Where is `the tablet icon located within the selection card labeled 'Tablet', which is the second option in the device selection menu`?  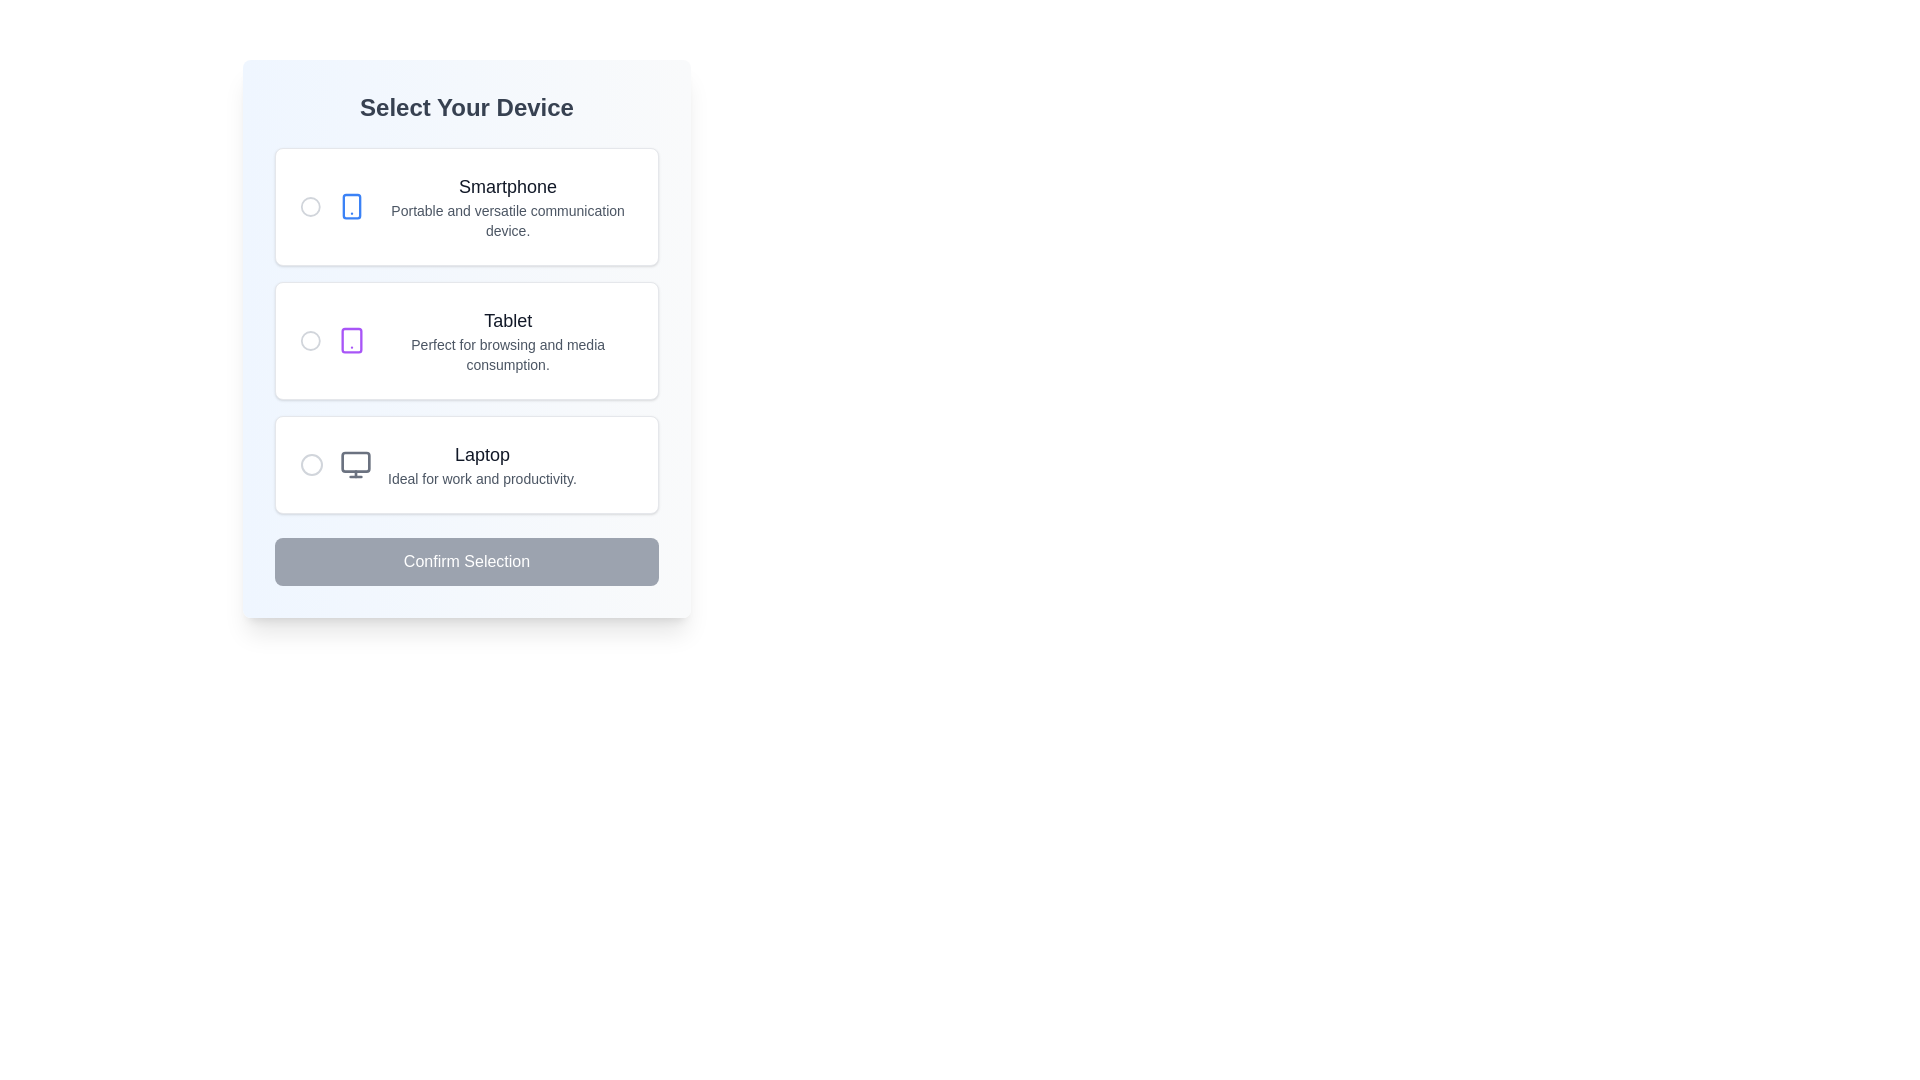 the tablet icon located within the selection card labeled 'Tablet', which is the second option in the device selection menu is located at coordinates (351, 339).